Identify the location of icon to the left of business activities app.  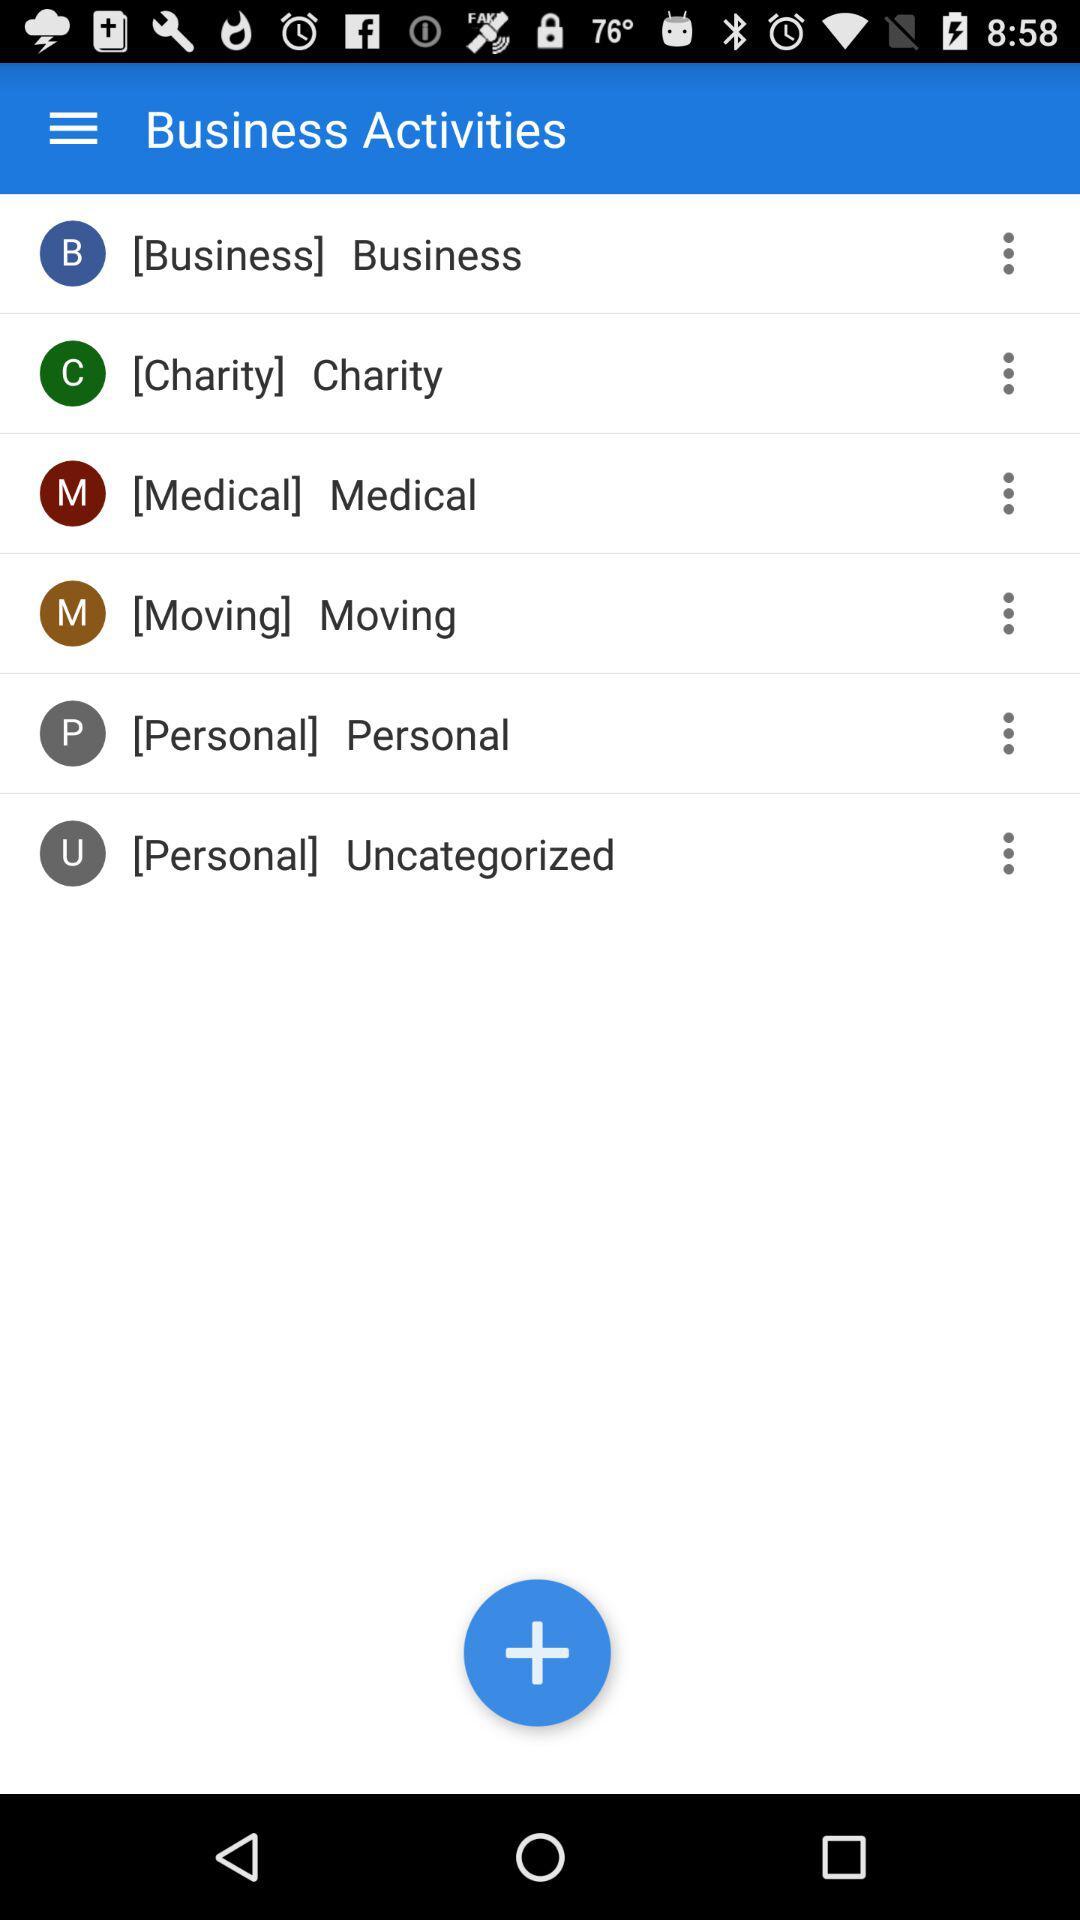
(72, 127).